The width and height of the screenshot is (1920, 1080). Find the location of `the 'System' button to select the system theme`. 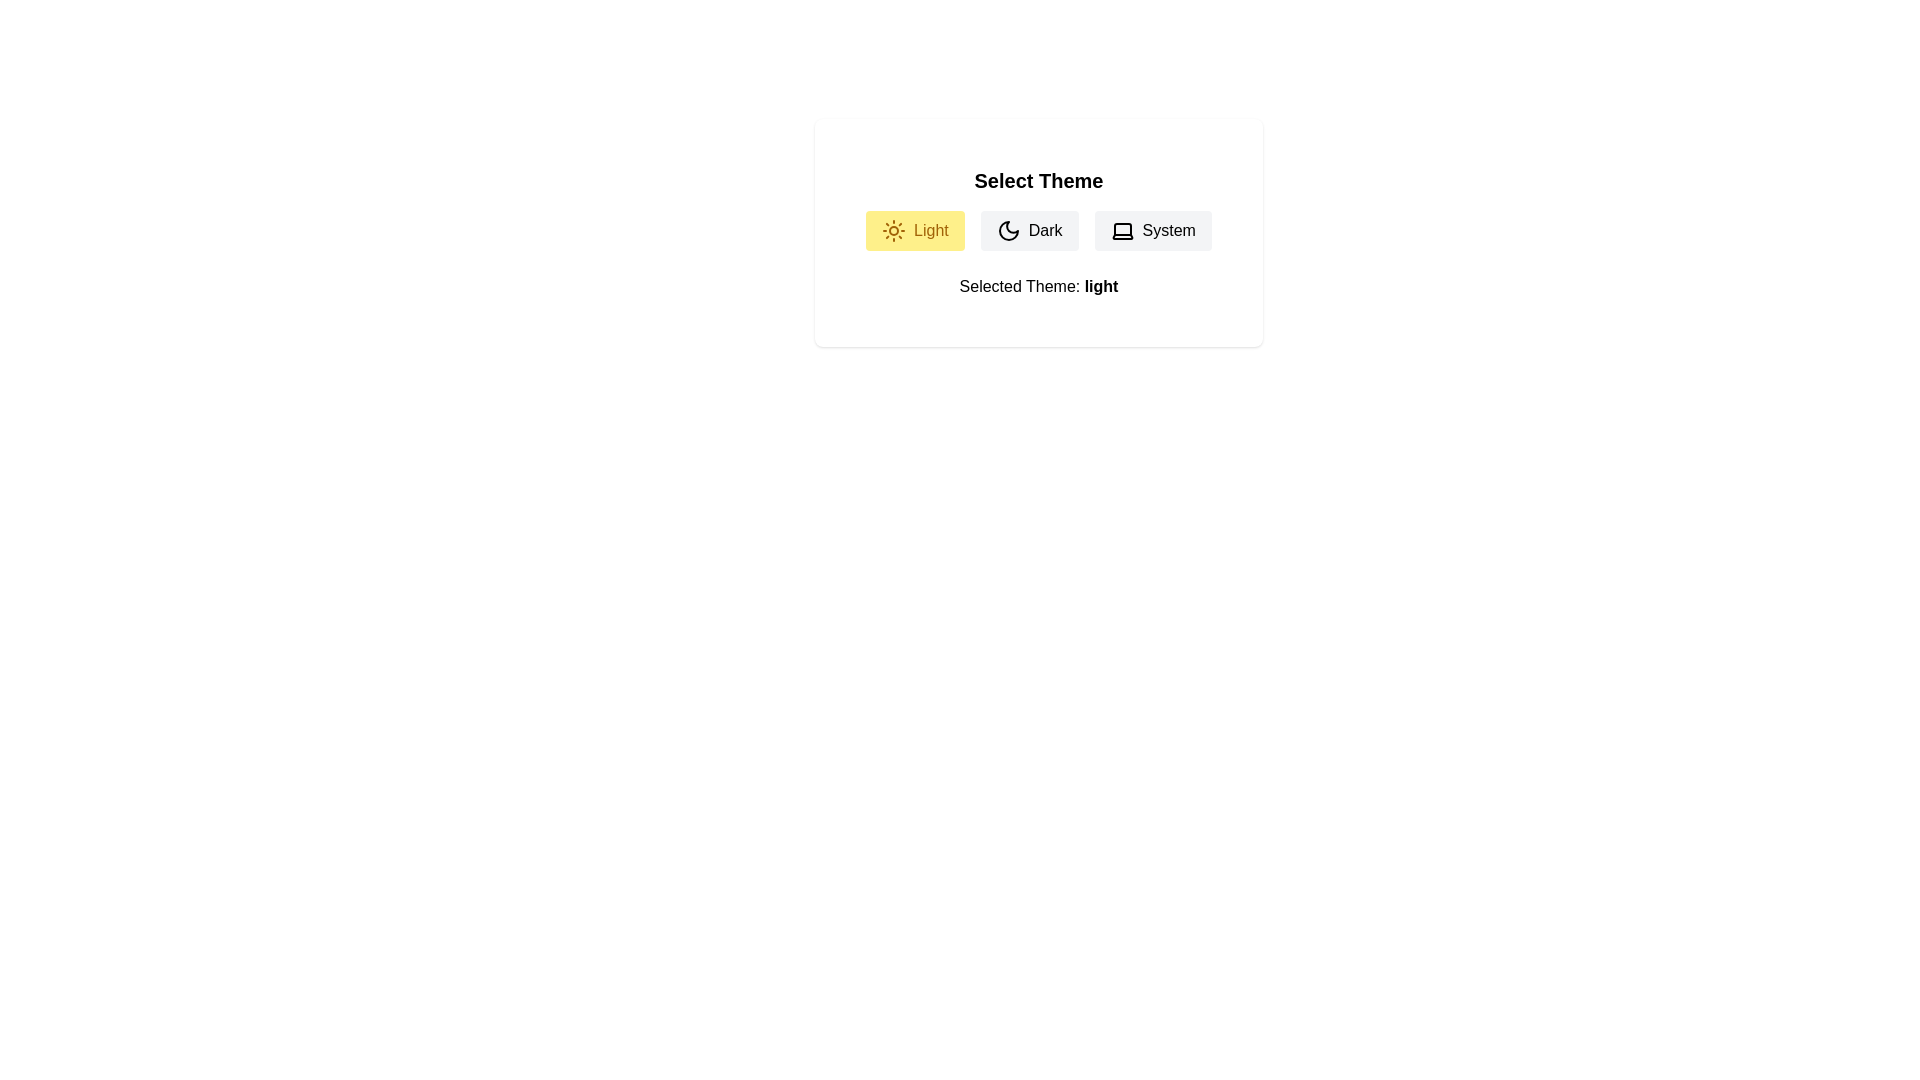

the 'System' button to select the system theme is located at coordinates (1152, 230).